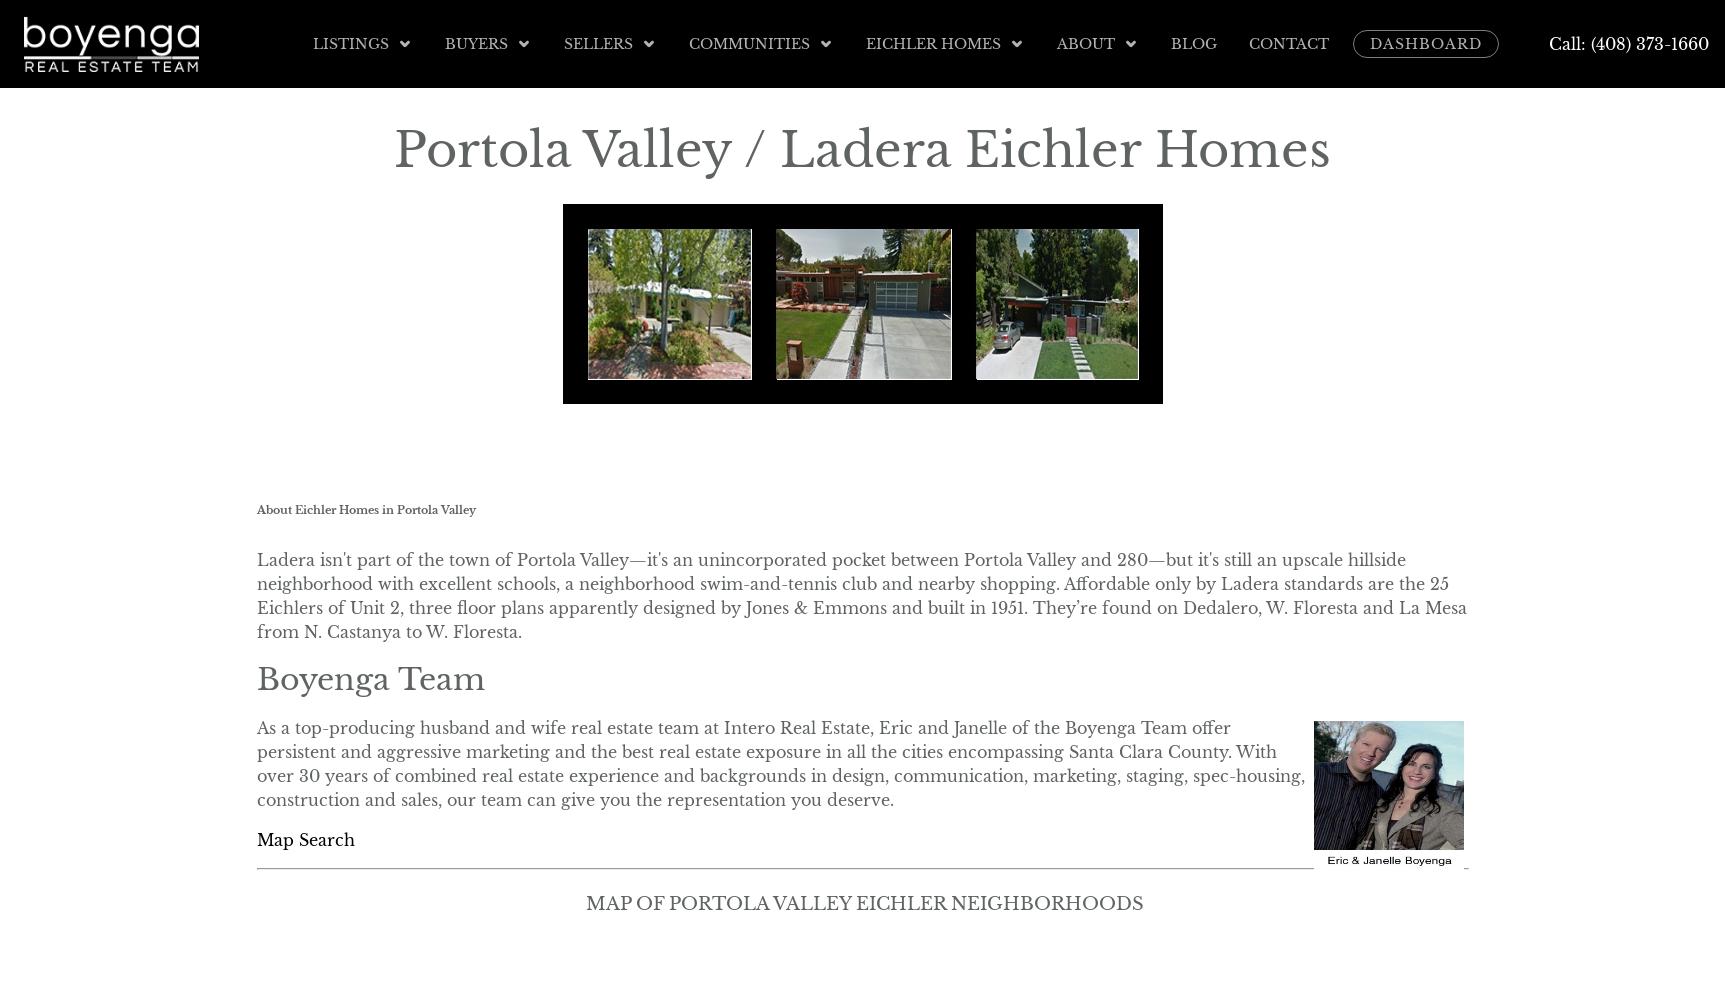  I want to click on 'Sellers', so click(597, 43).